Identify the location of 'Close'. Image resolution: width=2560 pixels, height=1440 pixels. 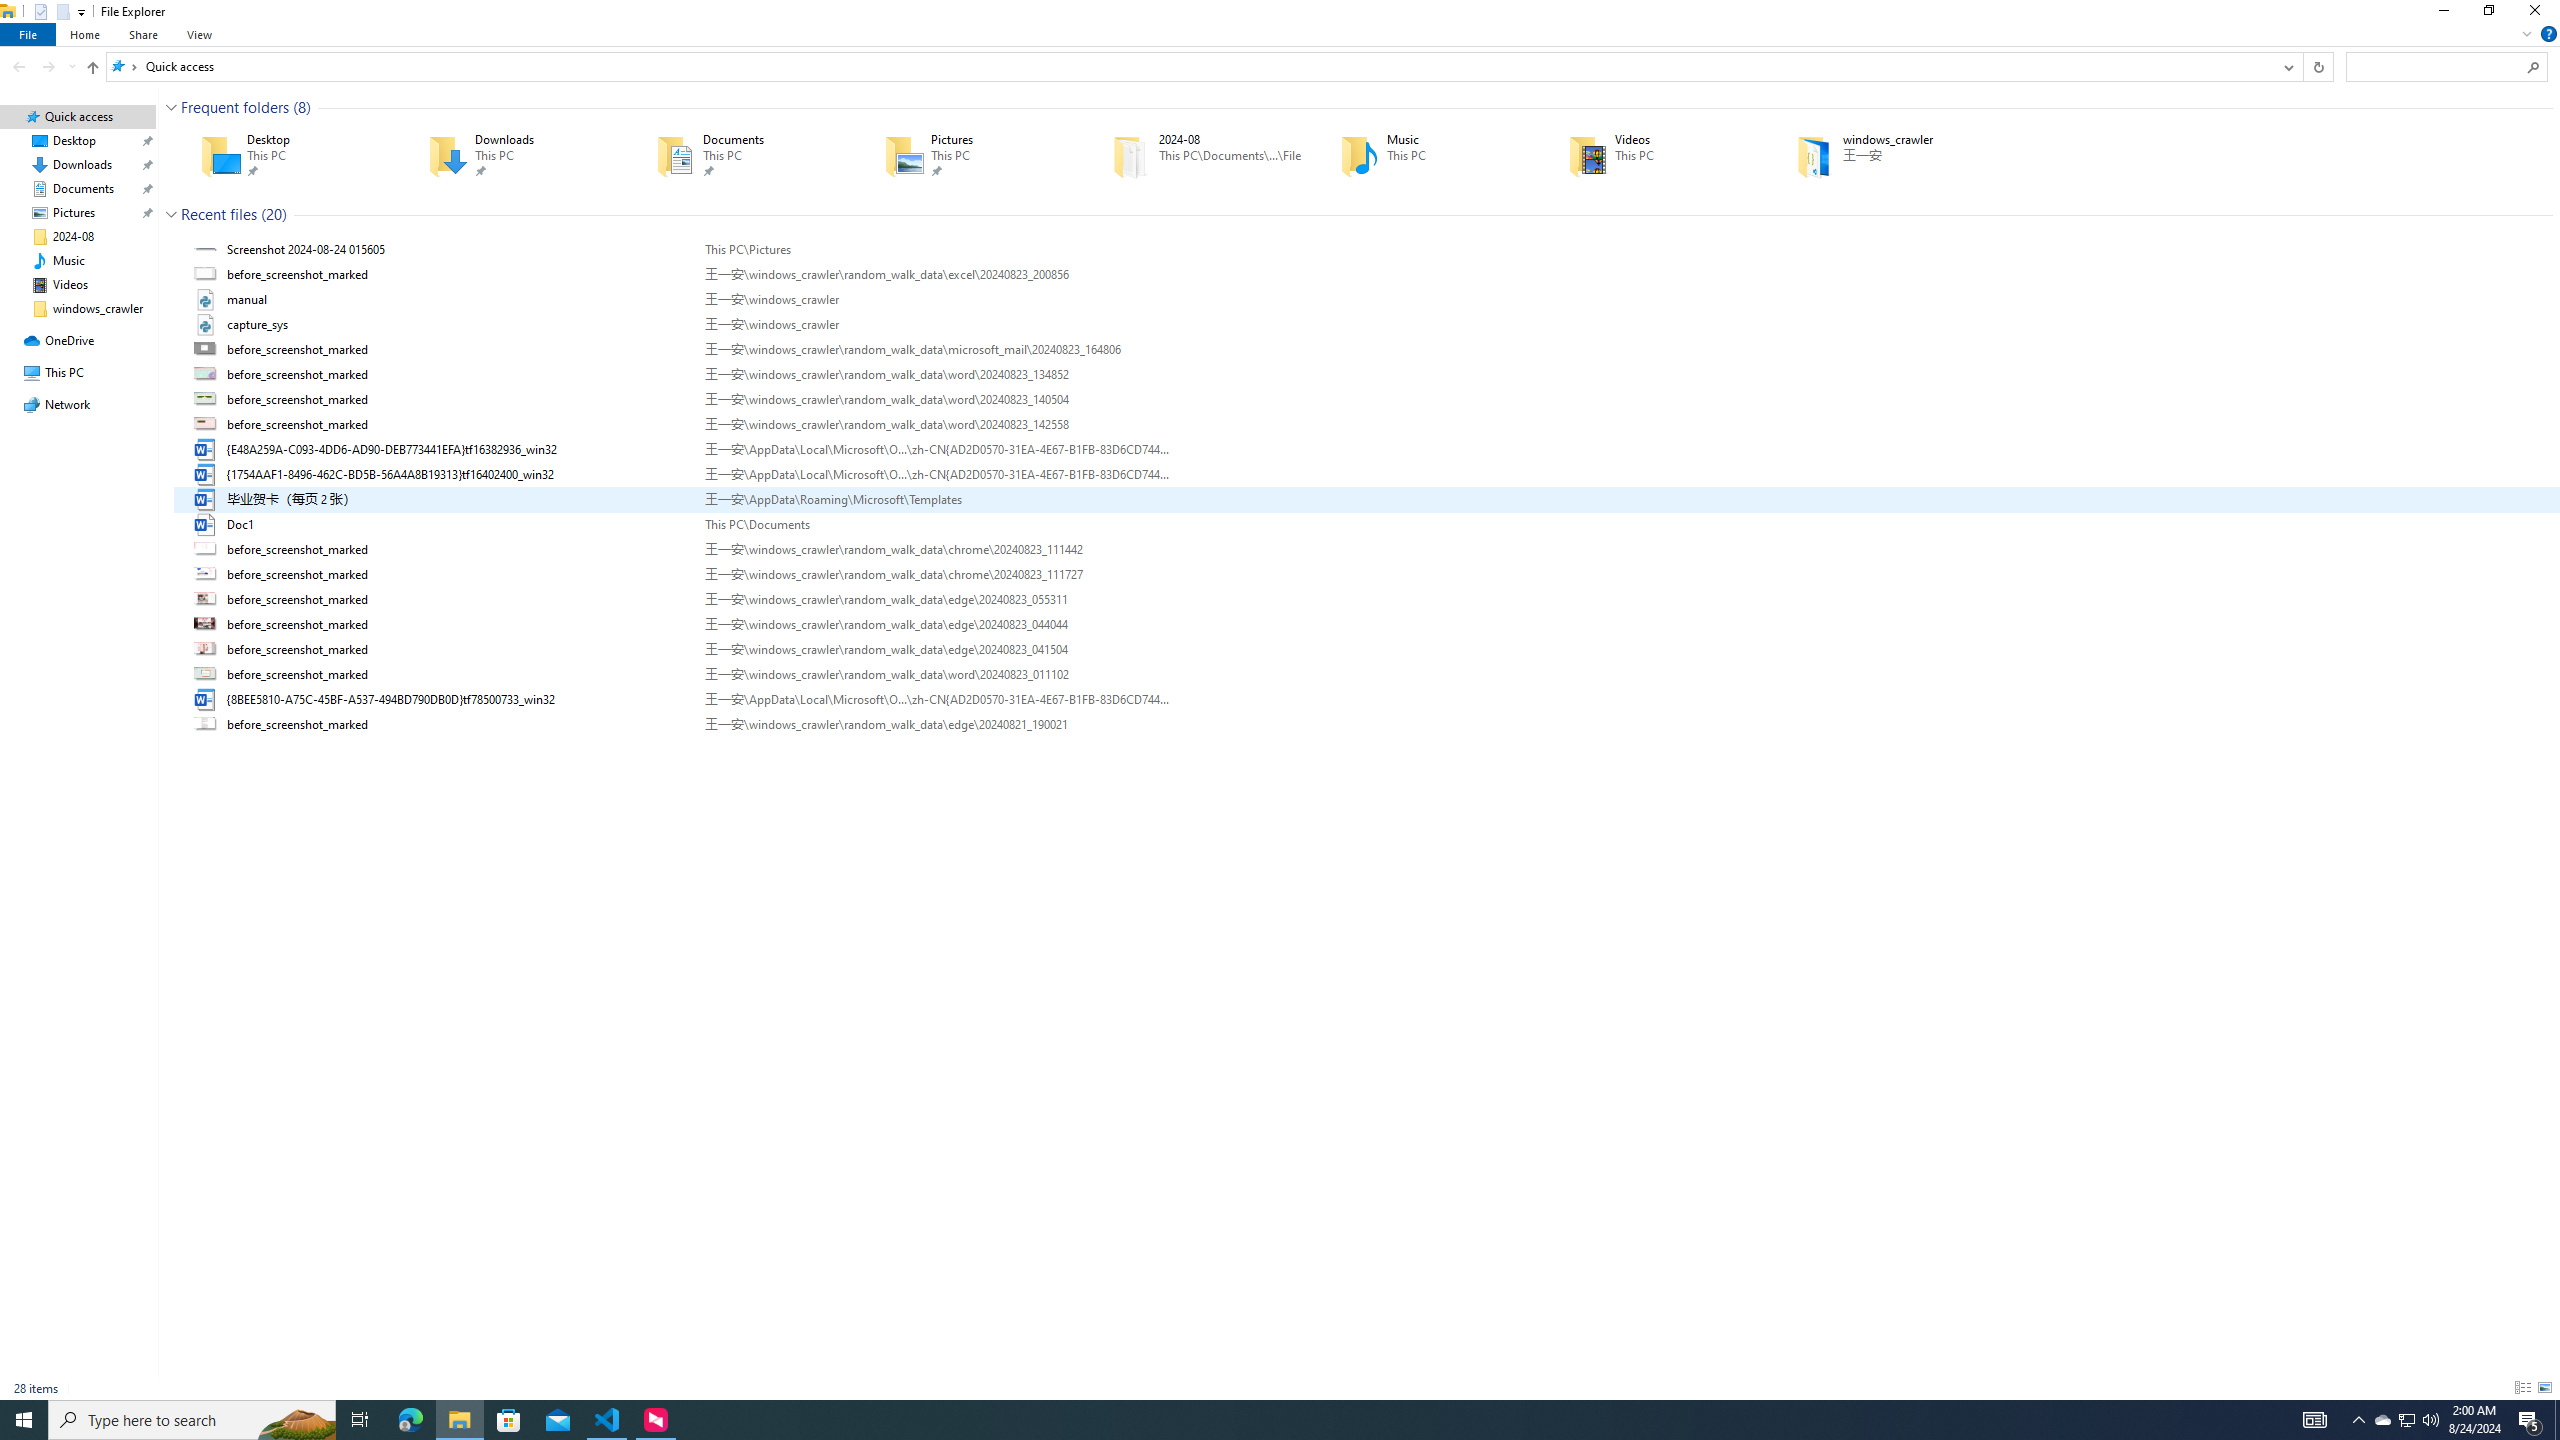
(2539, 15).